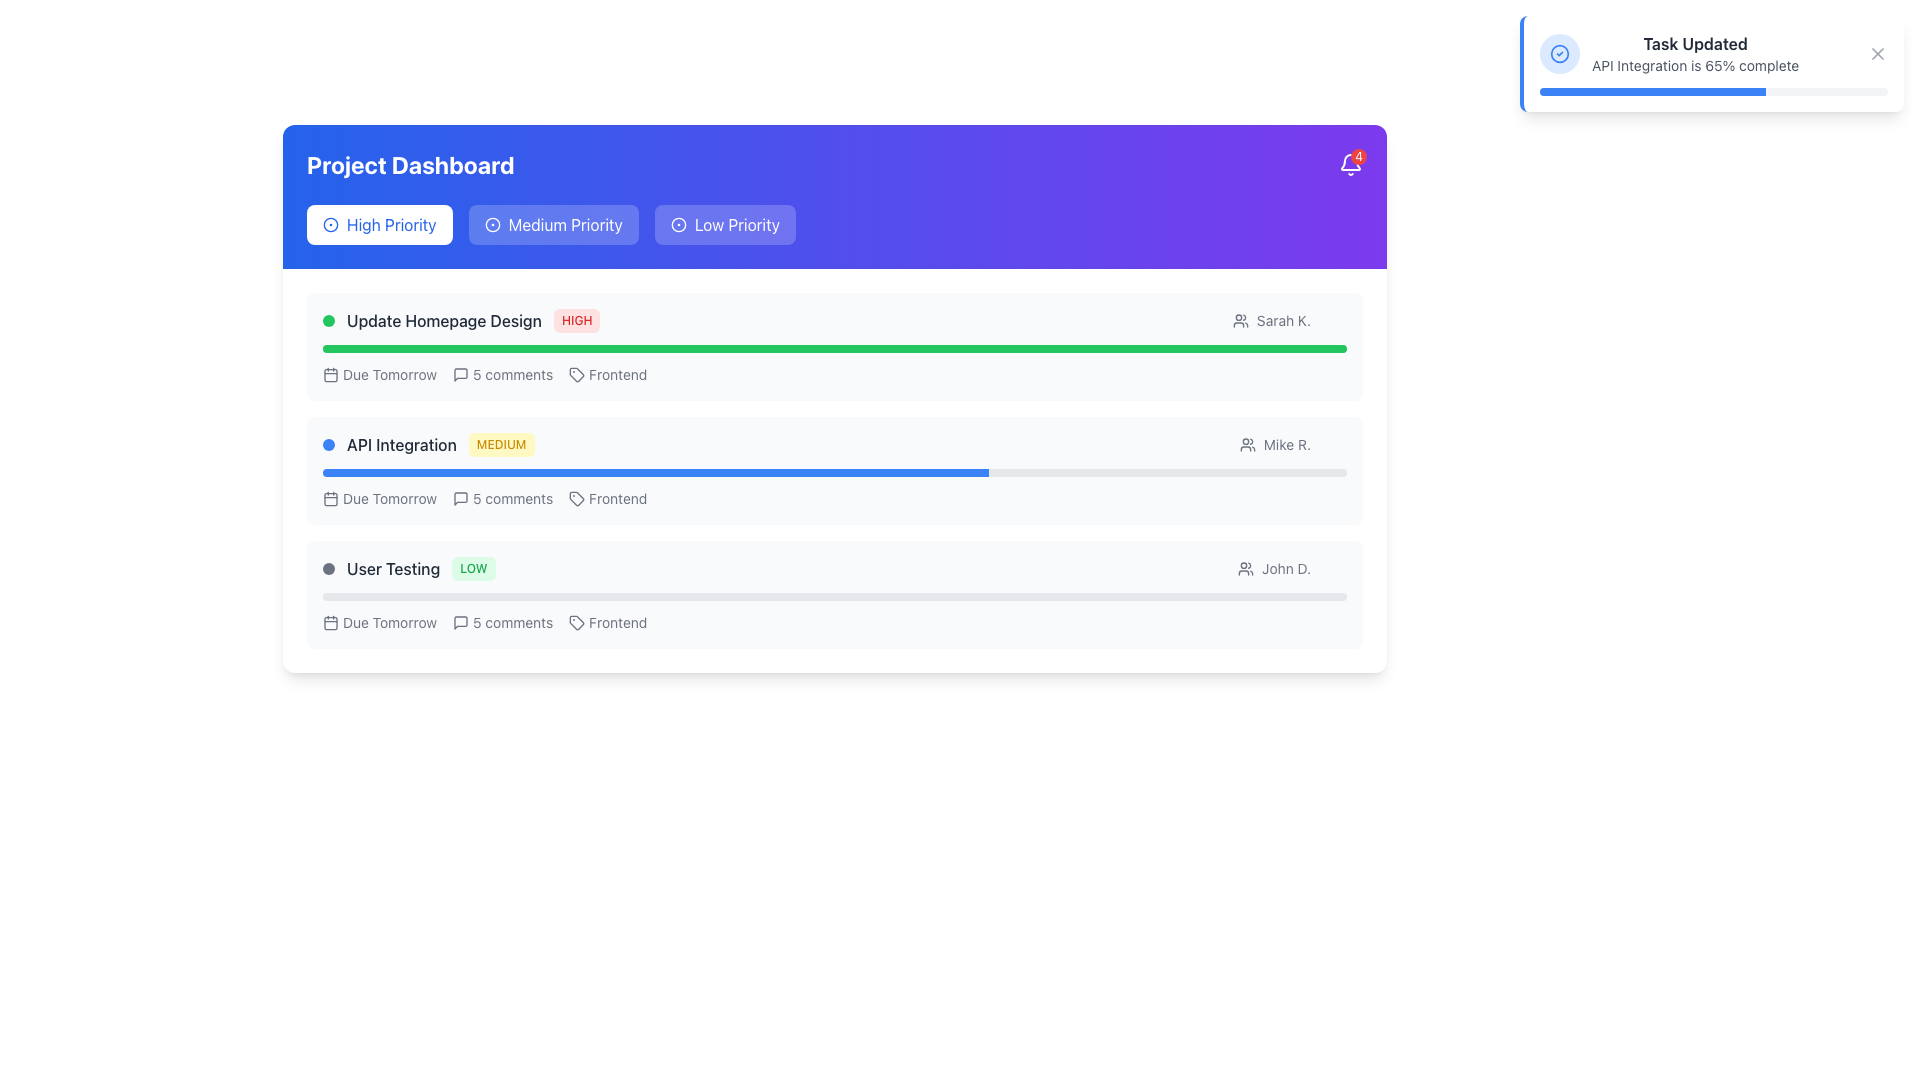 The image size is (1920, 1080). Describe the element at coordinates (513, 622) in the screenshot. I see `the text label displaying '5 comments' located in the 'User Testing' section under 'Low Priority', positioned to the right of a speech bubble icon and to the left of the word 'Frontend'` at that location.